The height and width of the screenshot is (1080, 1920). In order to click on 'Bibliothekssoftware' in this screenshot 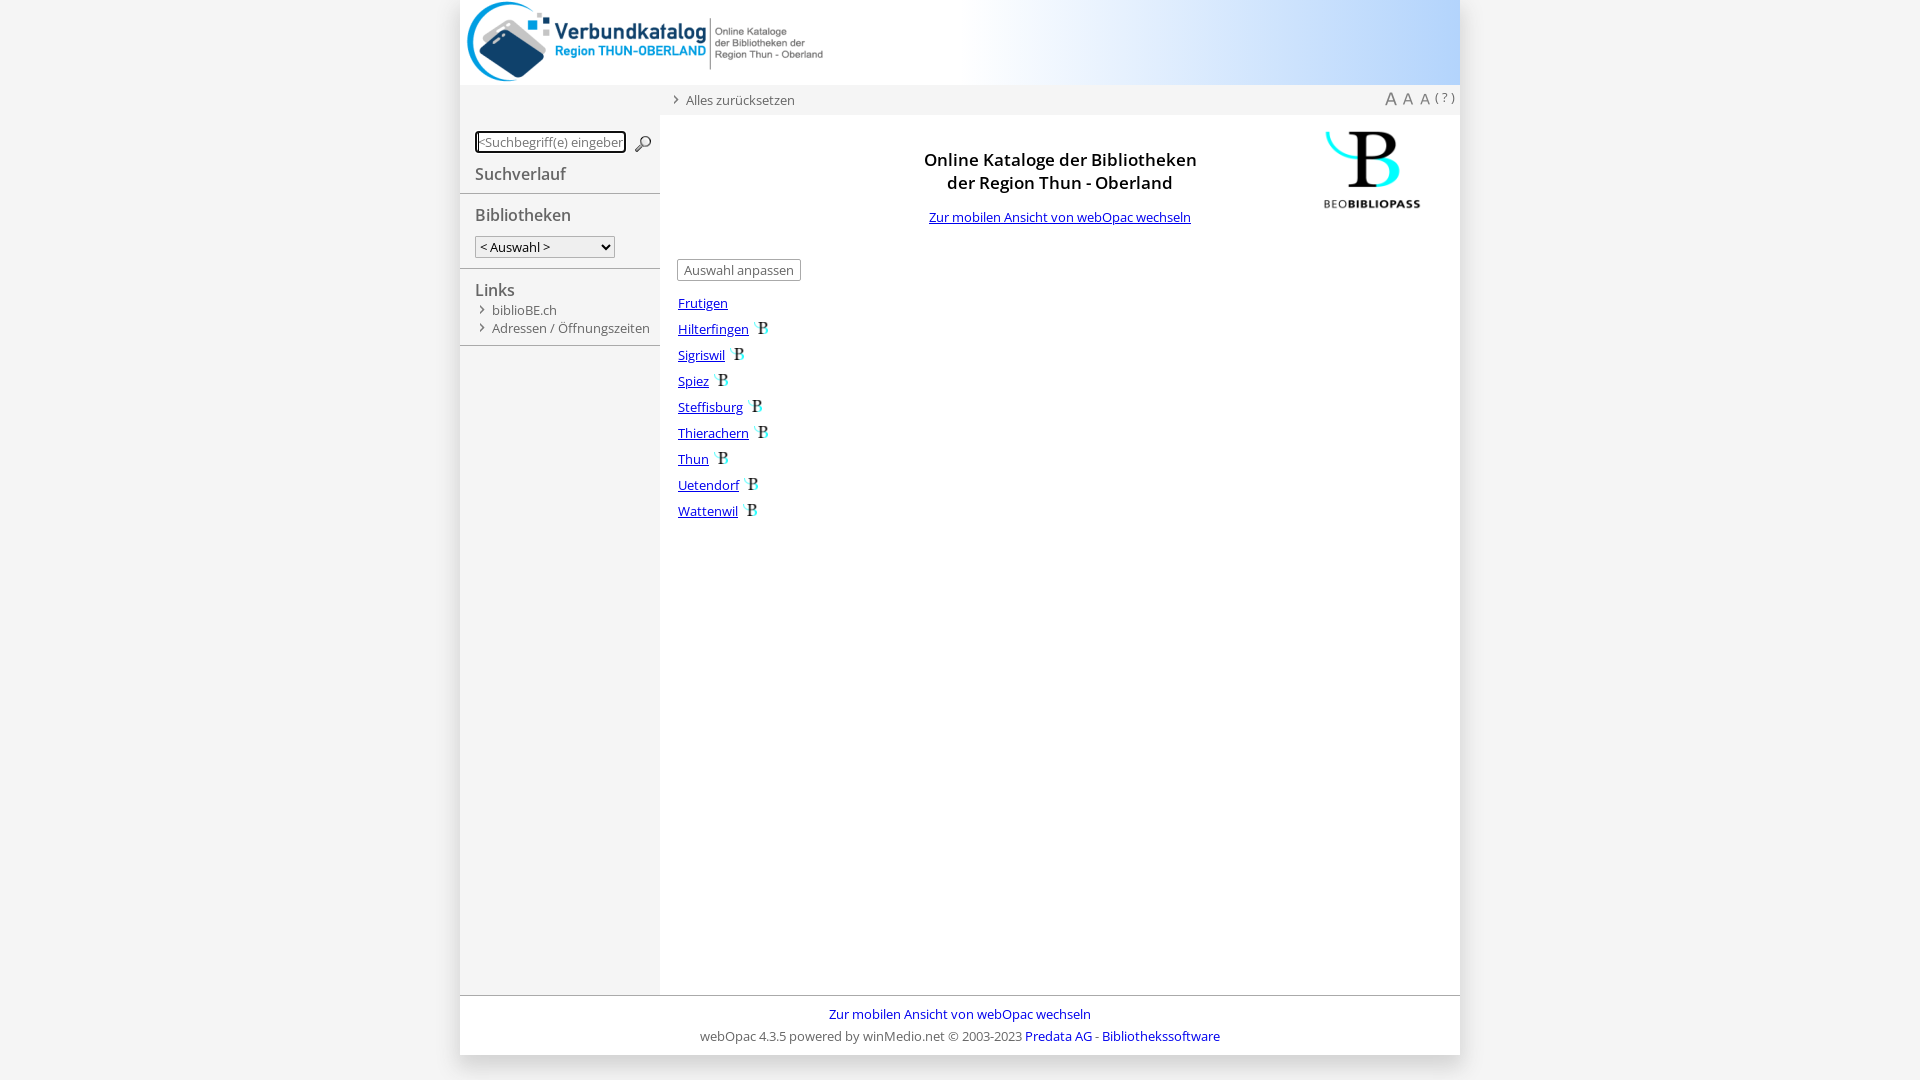, I will do `click(1161, 1035)`.